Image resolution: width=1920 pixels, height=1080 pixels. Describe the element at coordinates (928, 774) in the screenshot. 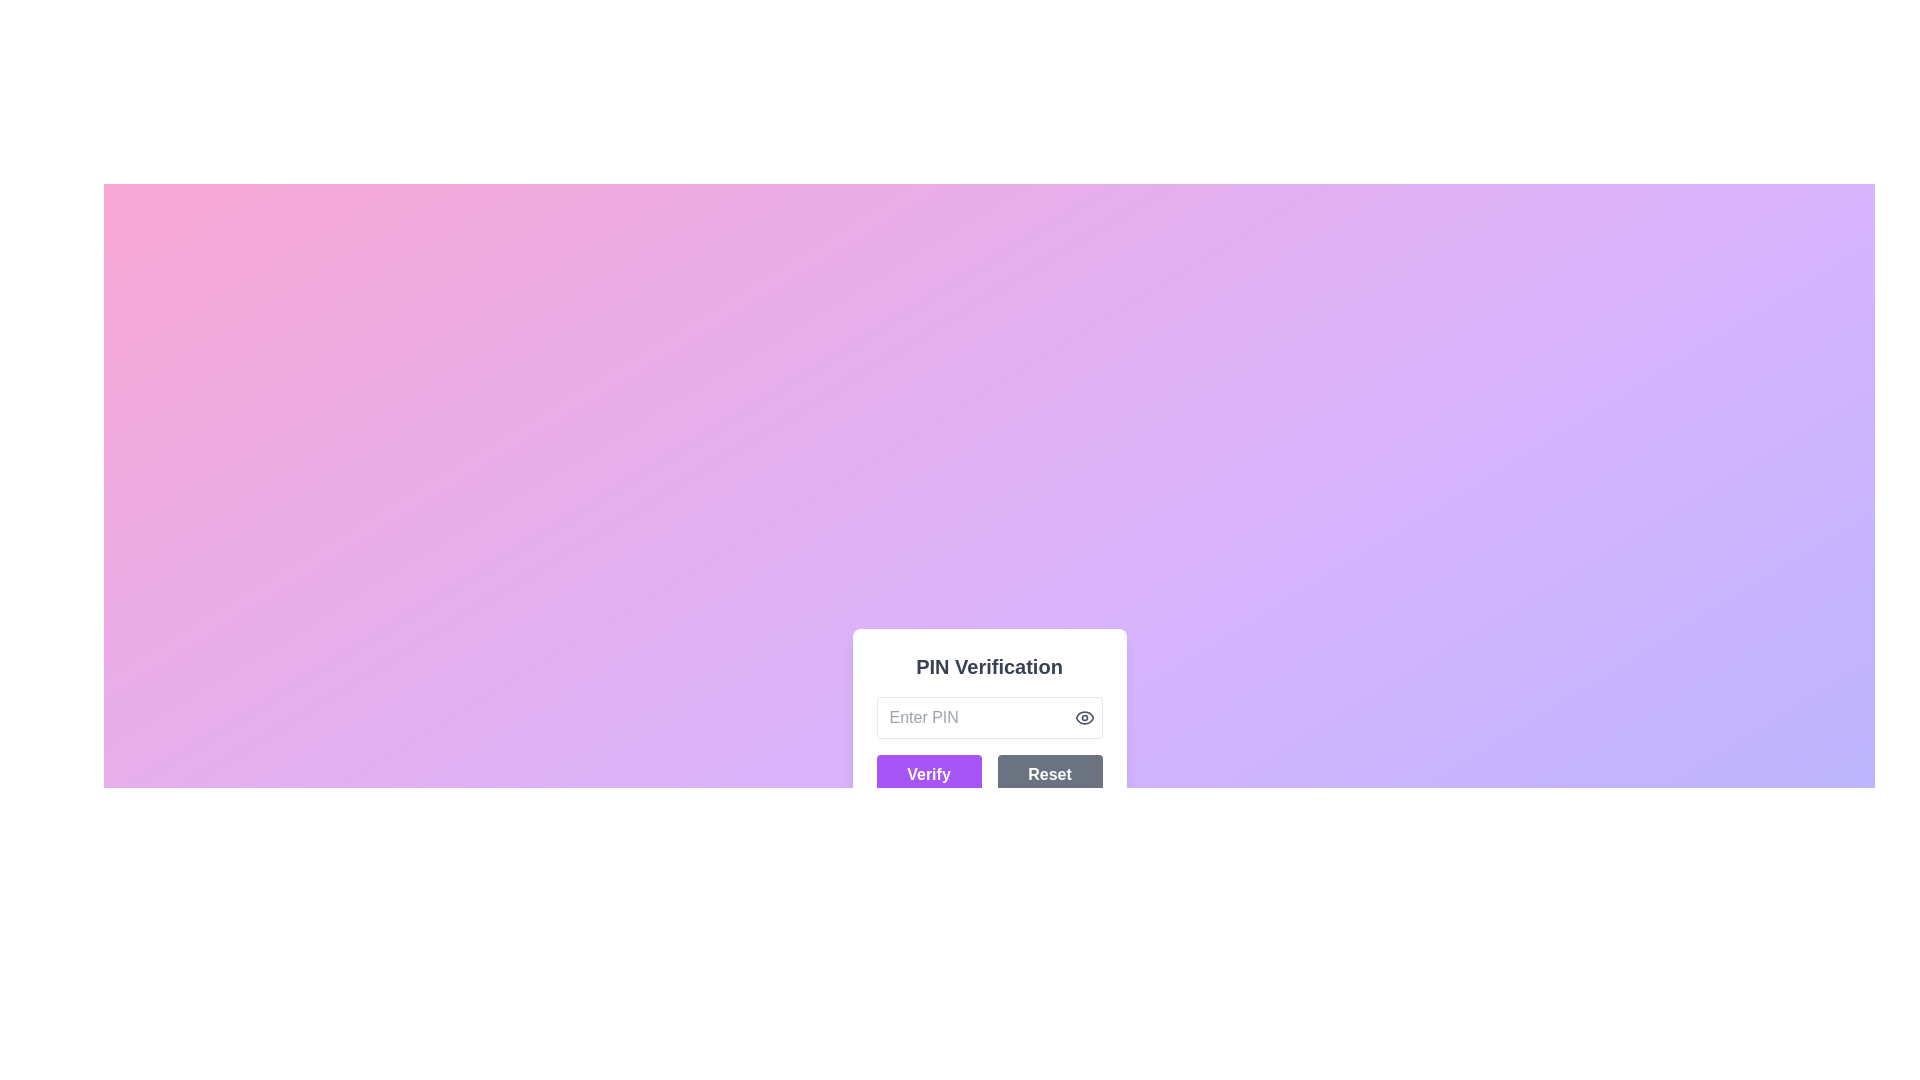

I see `the confirmation button for PIN verification, located on the left side of the grid layout adjacent to the Reset button` at that location.